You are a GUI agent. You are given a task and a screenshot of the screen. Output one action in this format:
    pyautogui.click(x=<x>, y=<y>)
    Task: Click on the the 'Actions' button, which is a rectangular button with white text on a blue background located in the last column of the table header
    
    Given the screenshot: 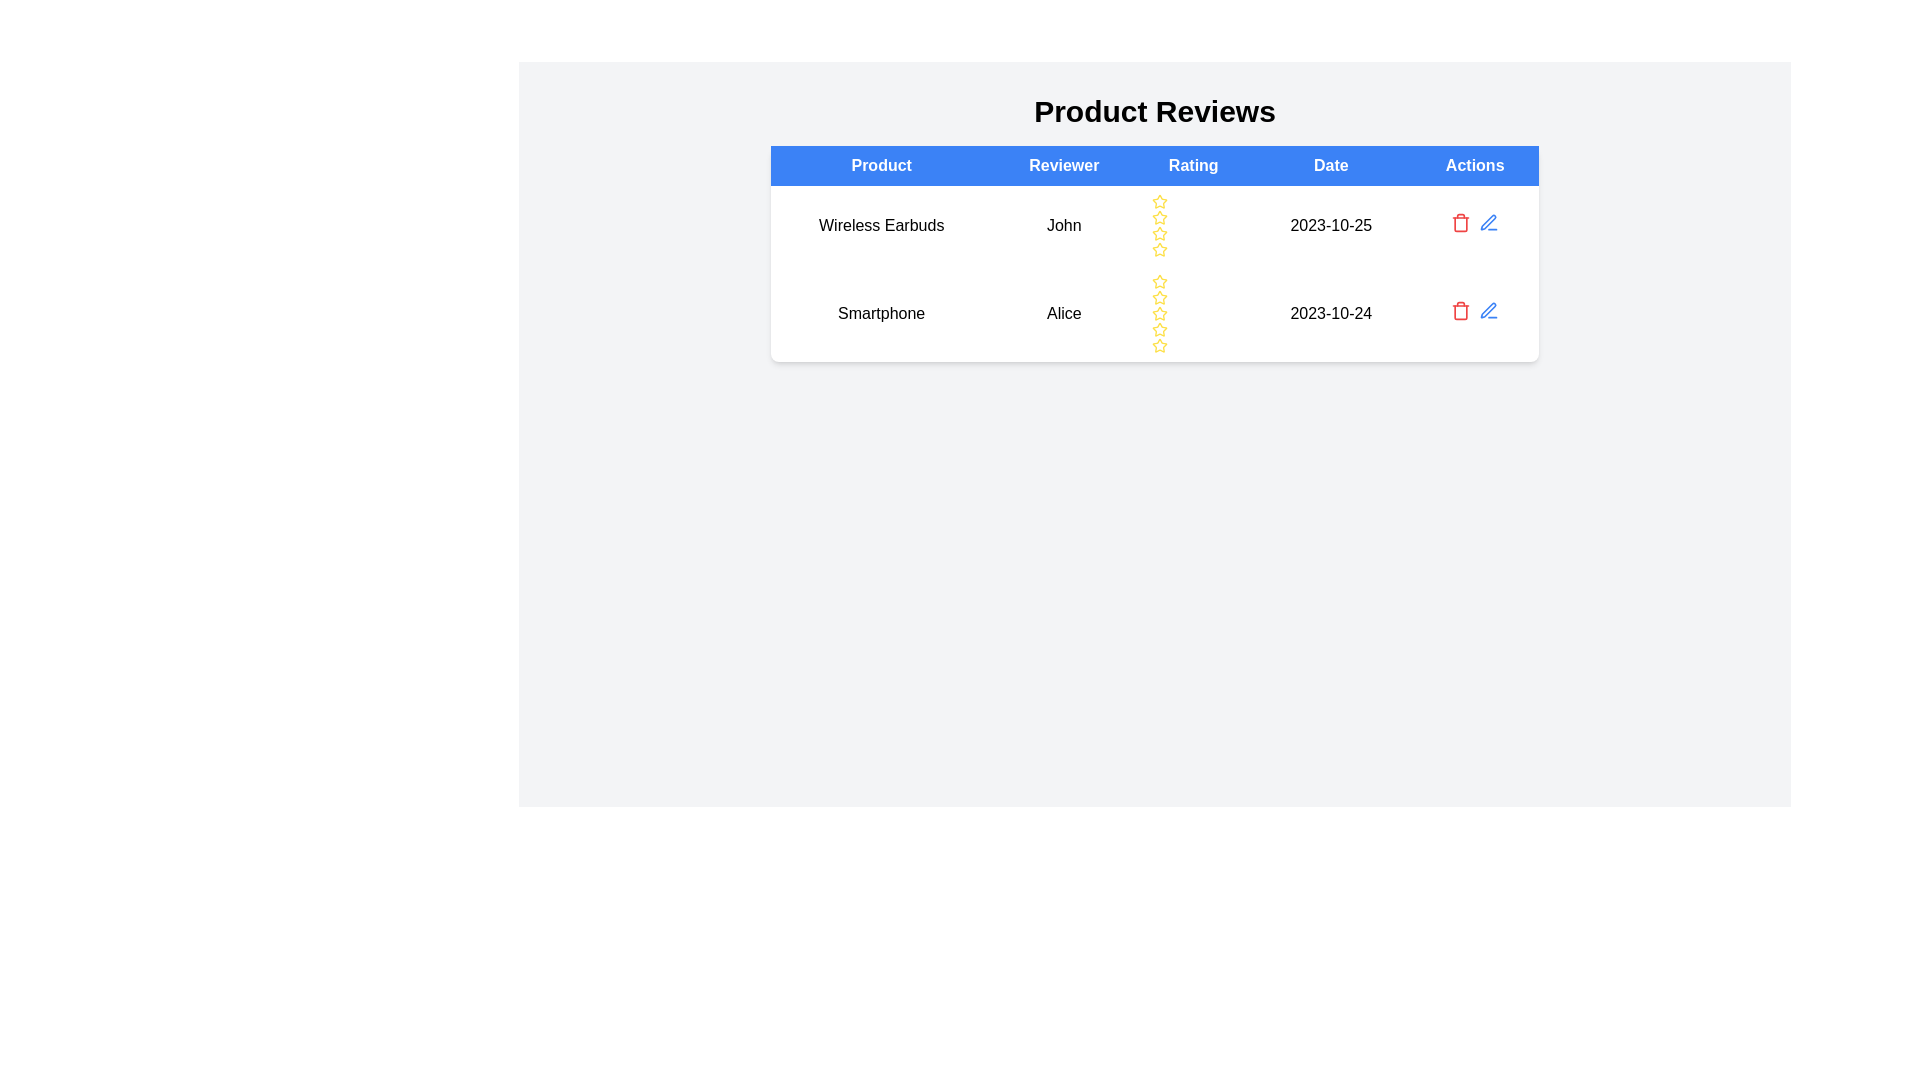 What is the action you would take?
    pyautogui.click(x=1475, y=164)
    